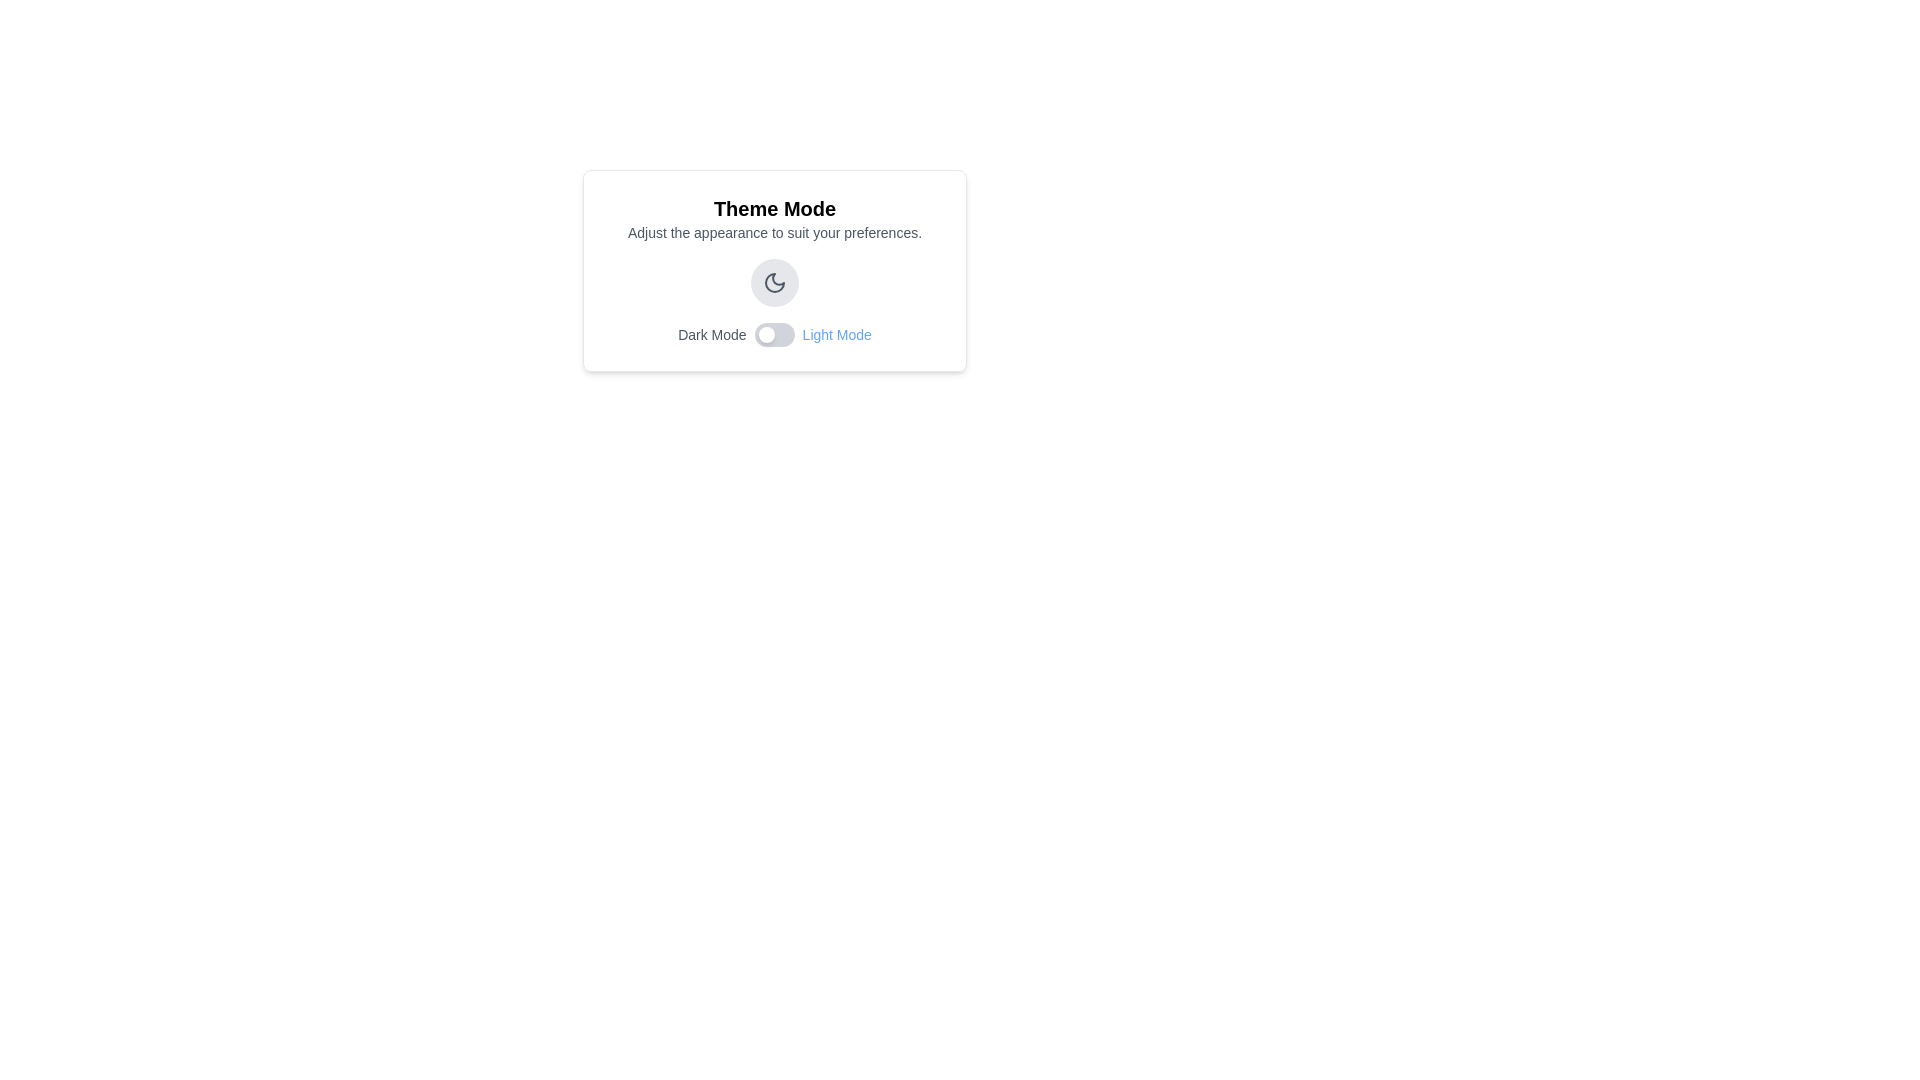 Image resolution: width=1920 pixels, height=1080 pixels. What do you see at coordinates (773, 282) in the screenshot?
I see `the crescent moon icon within the circular button for the dark theme mode in the 'Theme Mode' modal dialog` at bounding box center [773, 282].